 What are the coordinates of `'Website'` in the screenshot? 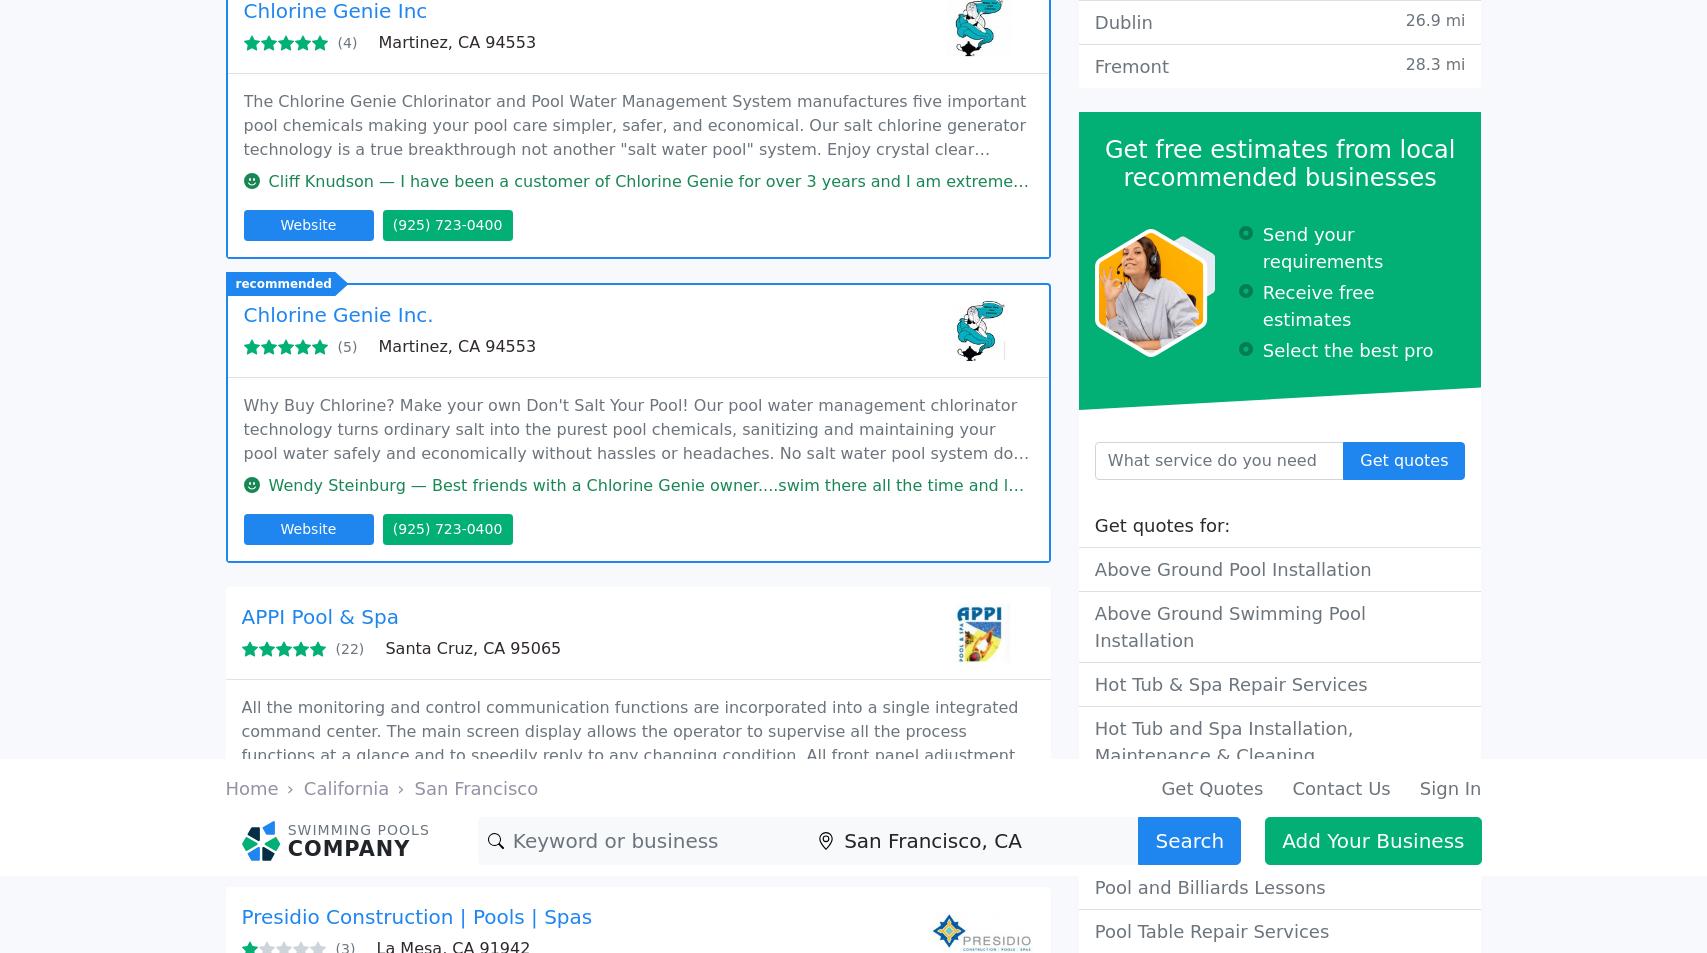 It's located at (306, 523).